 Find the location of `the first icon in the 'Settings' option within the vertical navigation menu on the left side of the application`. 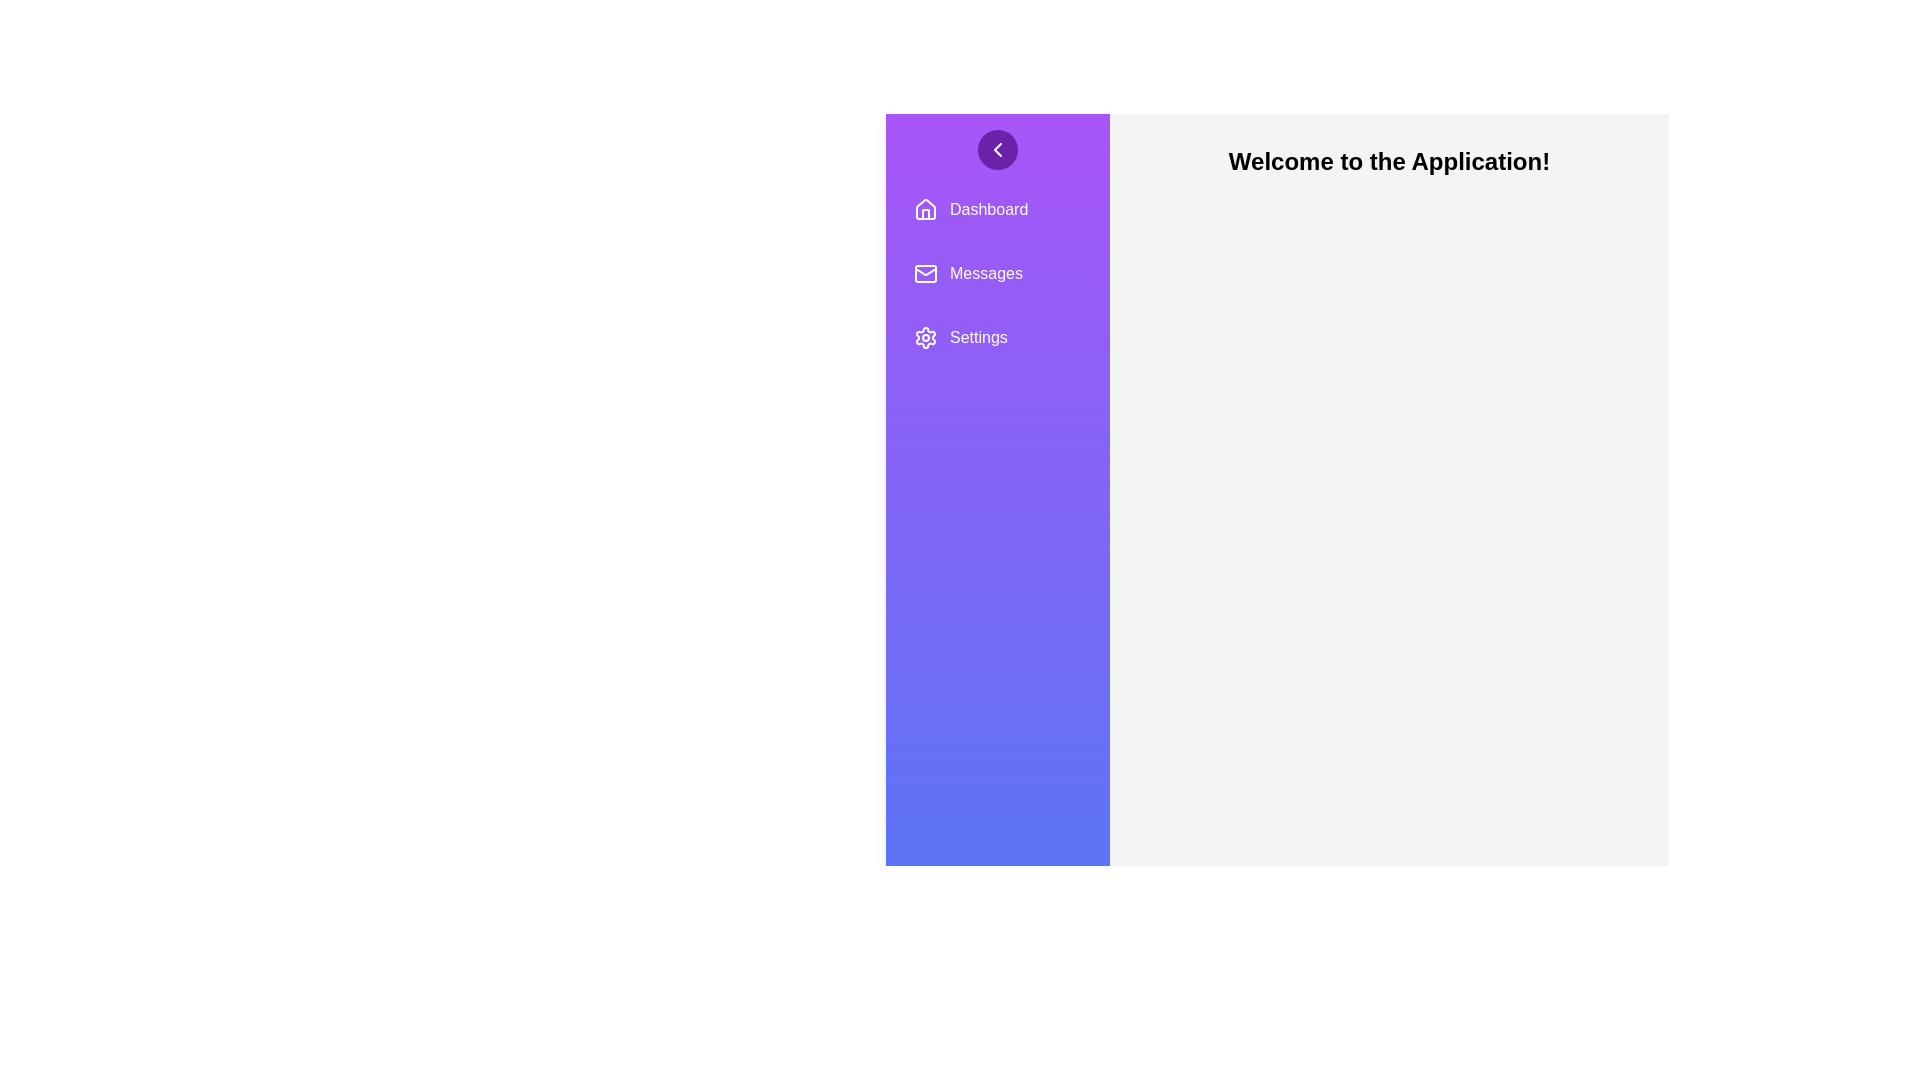

the first icon in the 'Settings' option within the vertical navigation menu on the left side of the application is located at coordinates (925, 337).